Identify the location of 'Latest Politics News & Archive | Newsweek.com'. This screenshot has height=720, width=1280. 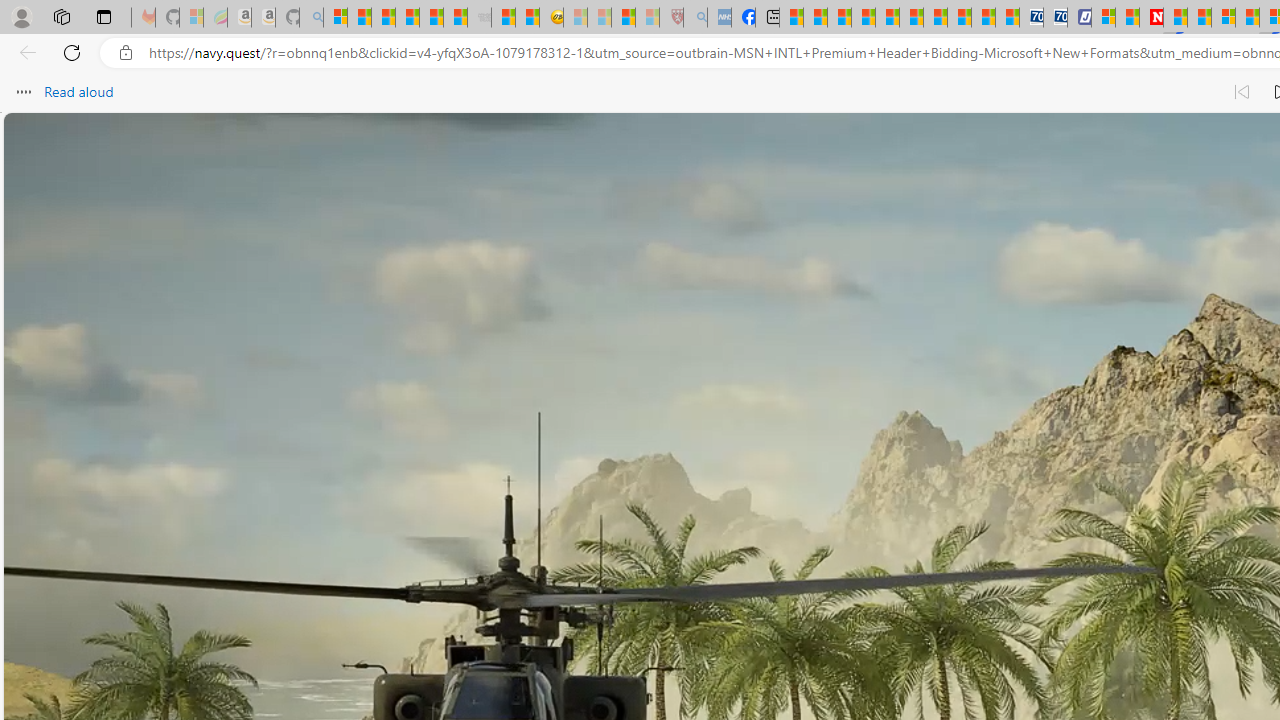
(1152, 17).